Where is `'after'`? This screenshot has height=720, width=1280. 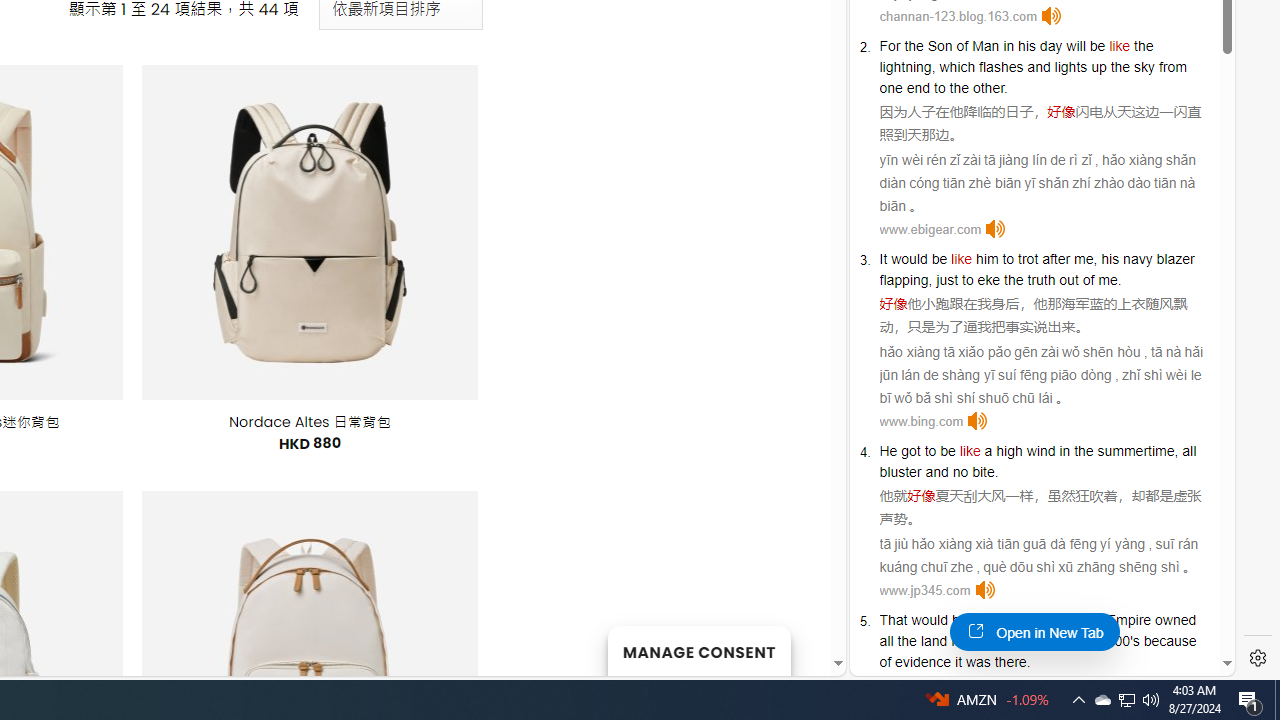
'after' is located at coordinates (1055, 258).